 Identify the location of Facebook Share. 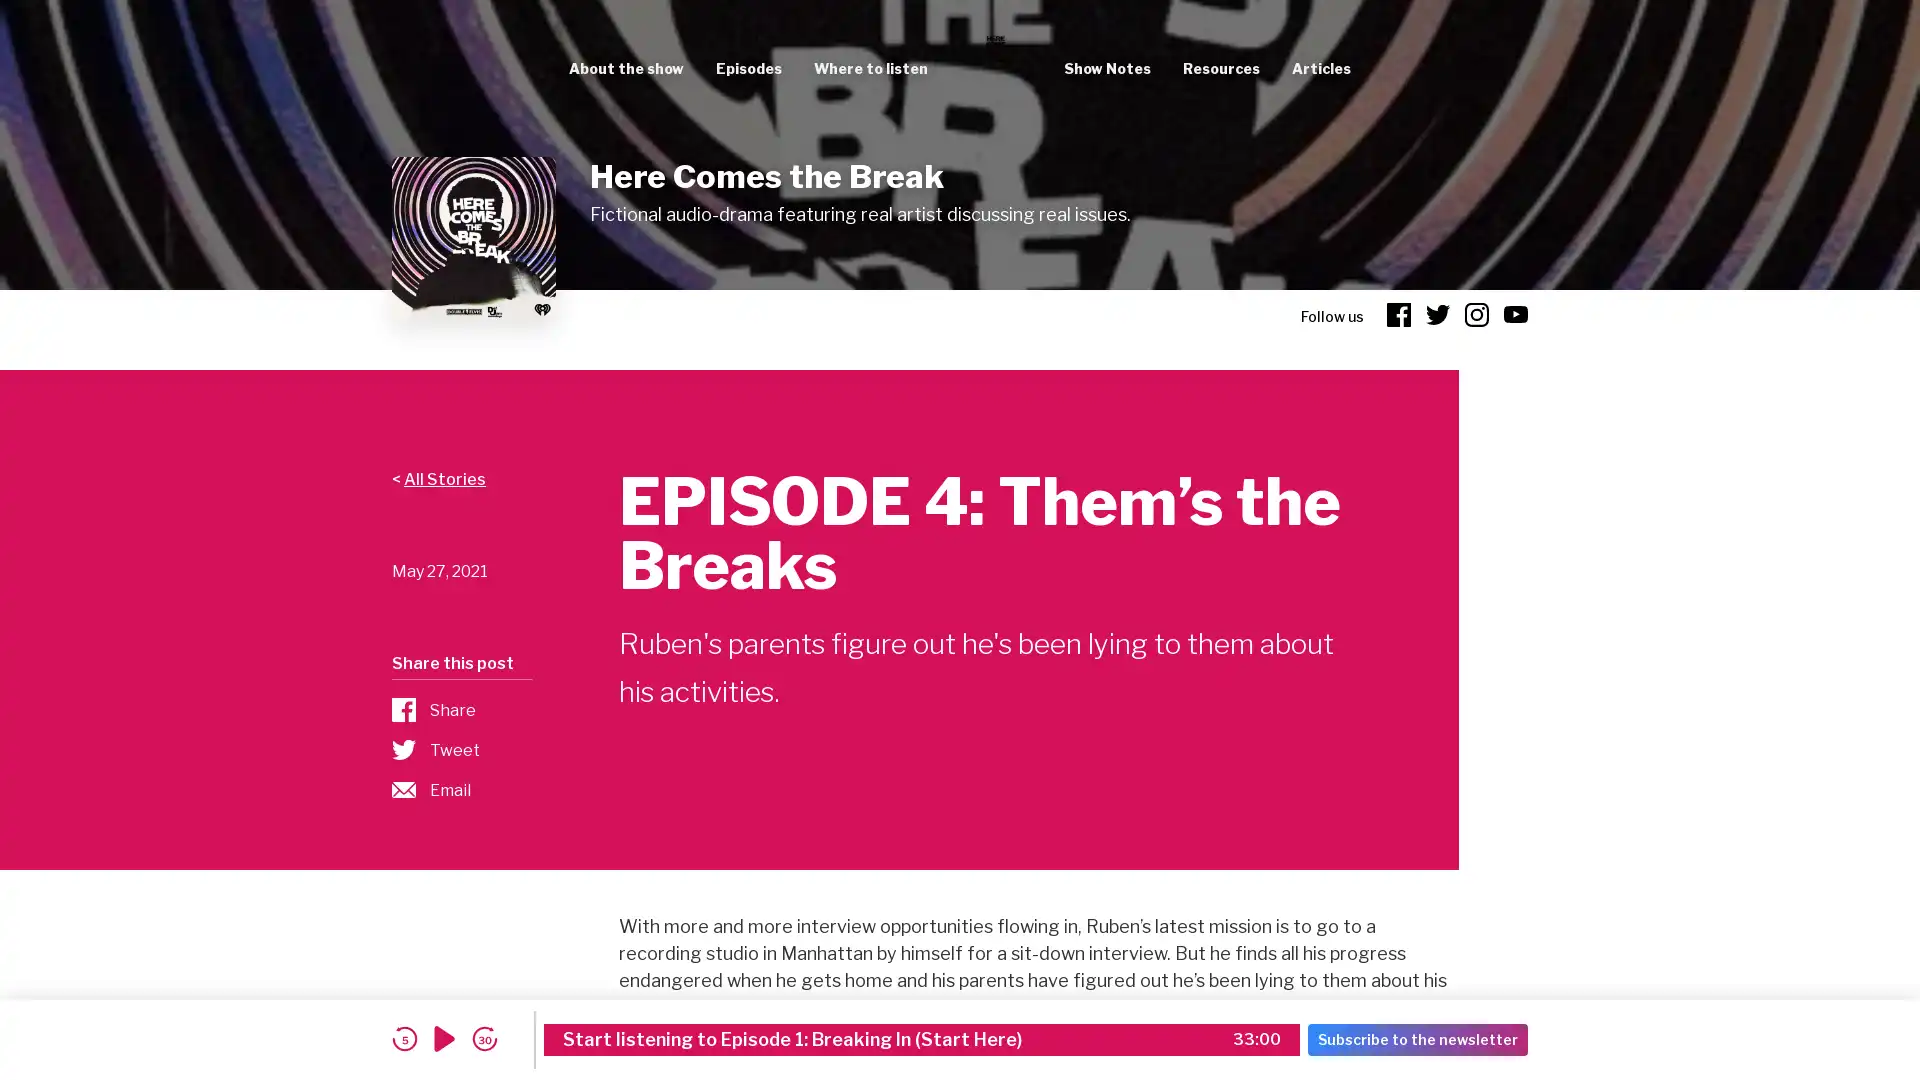
(460, 708).